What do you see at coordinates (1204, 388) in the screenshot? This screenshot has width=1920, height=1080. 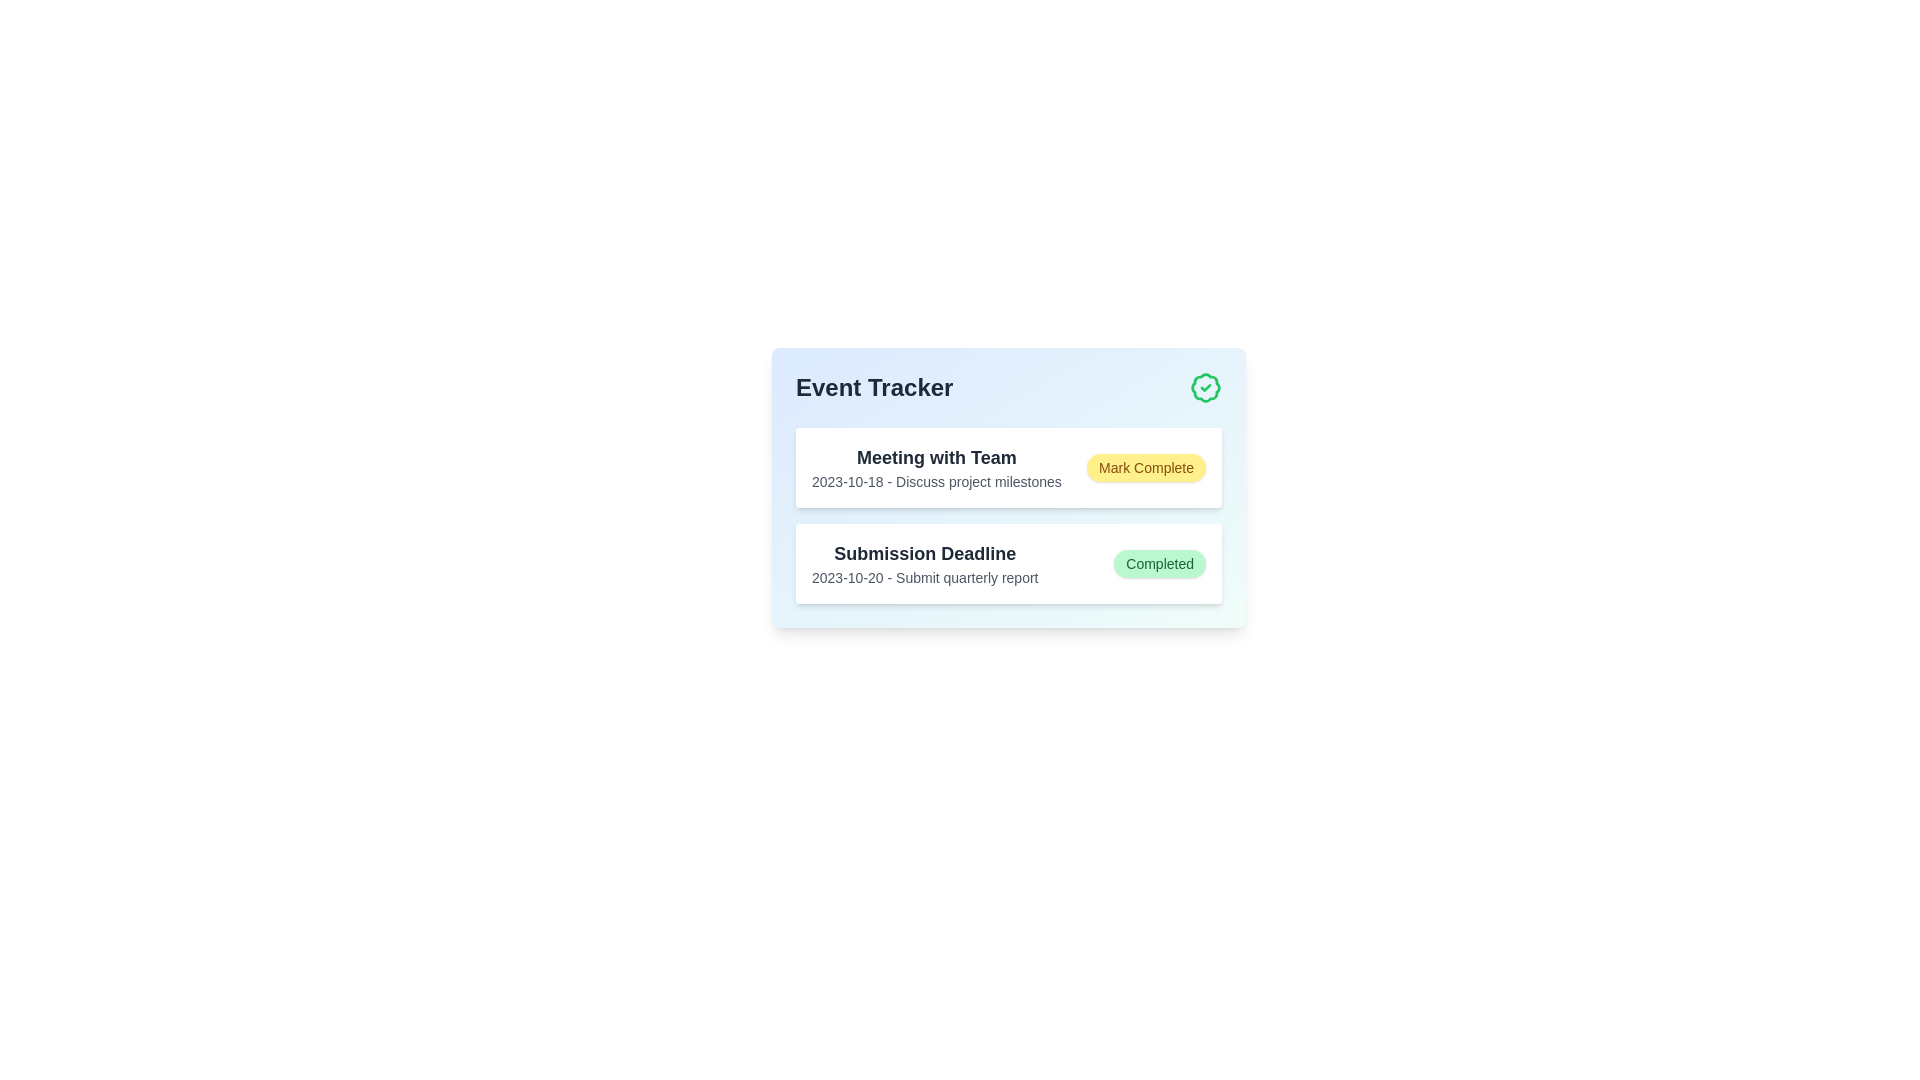 I see `the achievement status icon located in the top-right corner of the 'Event Tracker' header, which visually indicates the completion of an event-related task` at bounding box center [1204, 388].